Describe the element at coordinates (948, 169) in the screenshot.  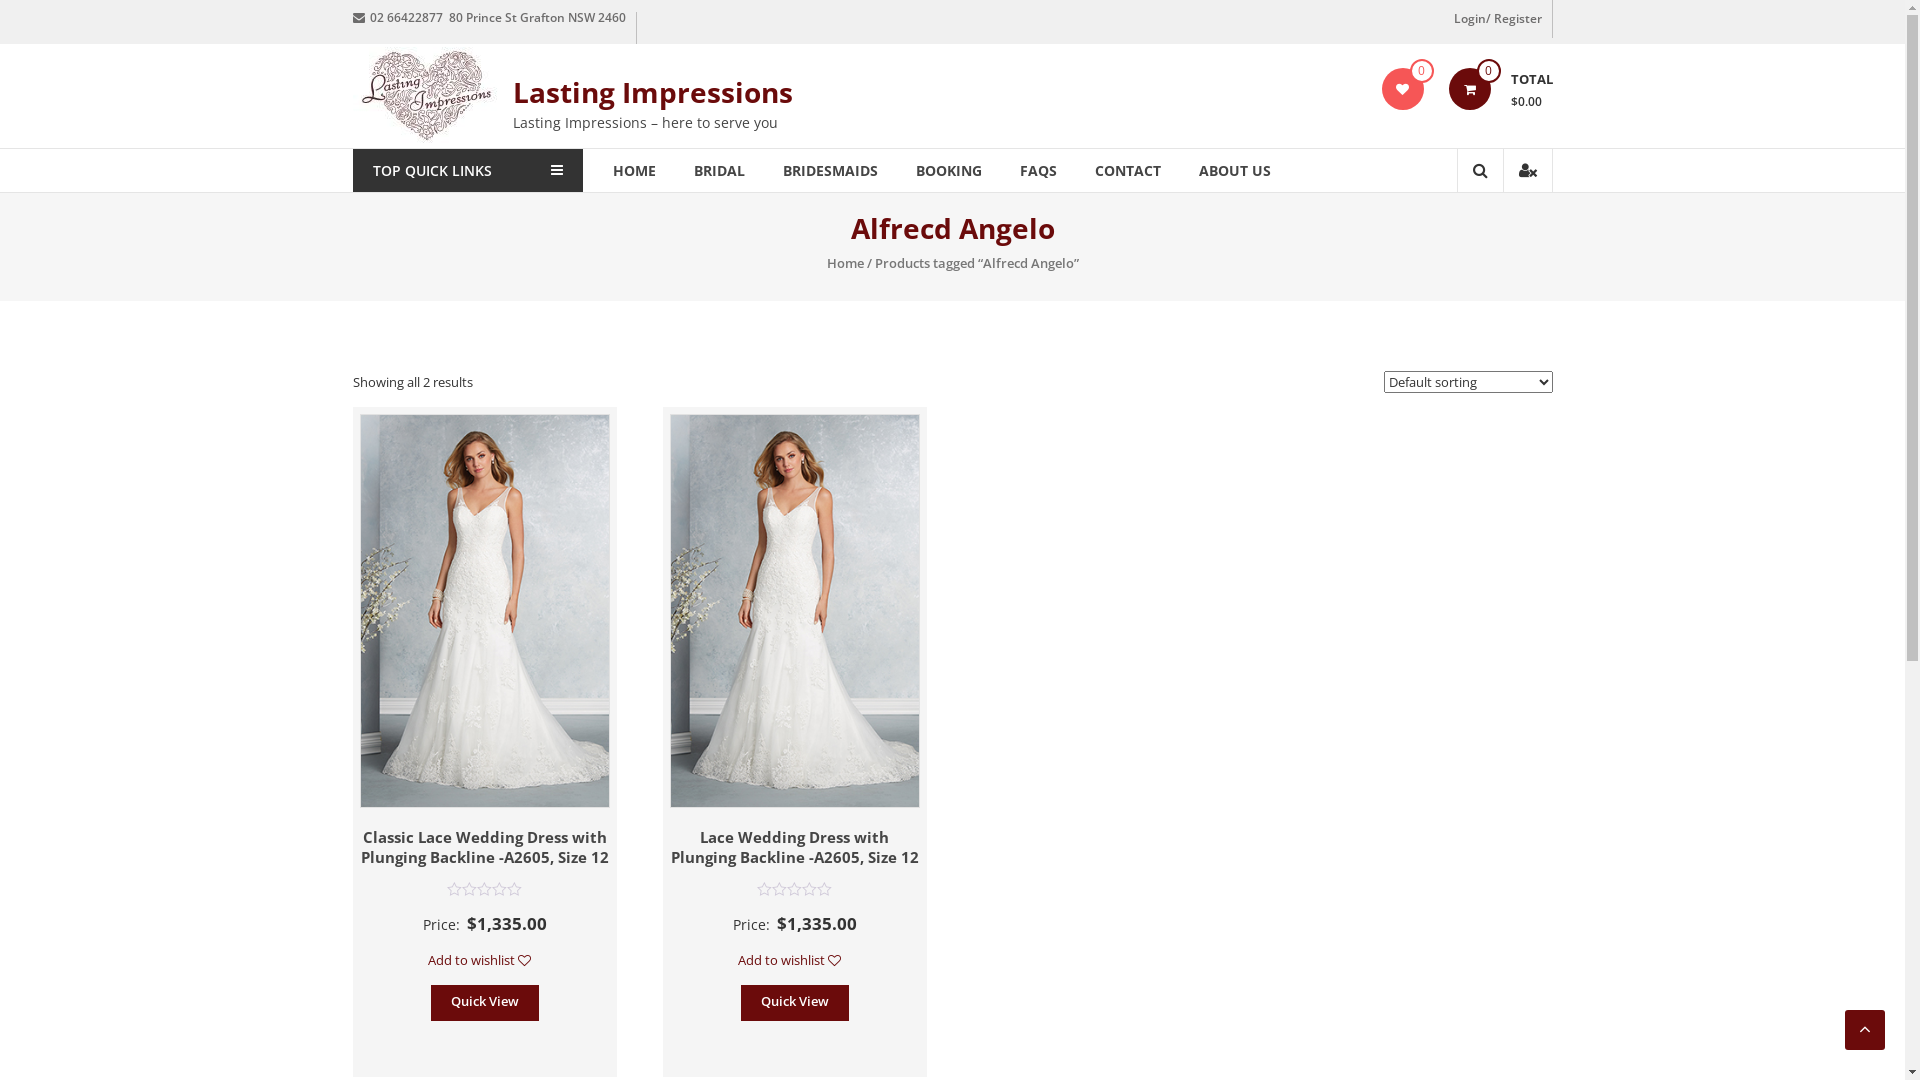
I see `'BOOKING'` at that location.